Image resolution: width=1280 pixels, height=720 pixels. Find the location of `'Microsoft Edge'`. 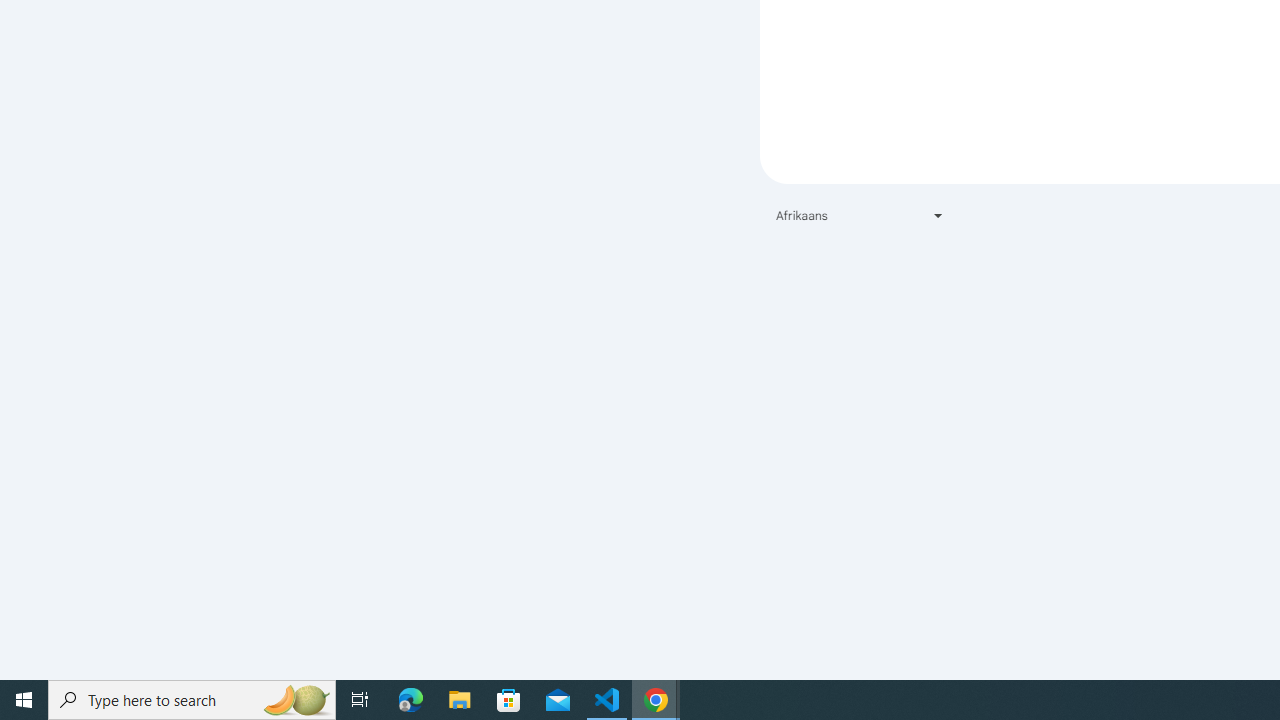

'Microsoft Edge' is located at coordinates (410, 698).